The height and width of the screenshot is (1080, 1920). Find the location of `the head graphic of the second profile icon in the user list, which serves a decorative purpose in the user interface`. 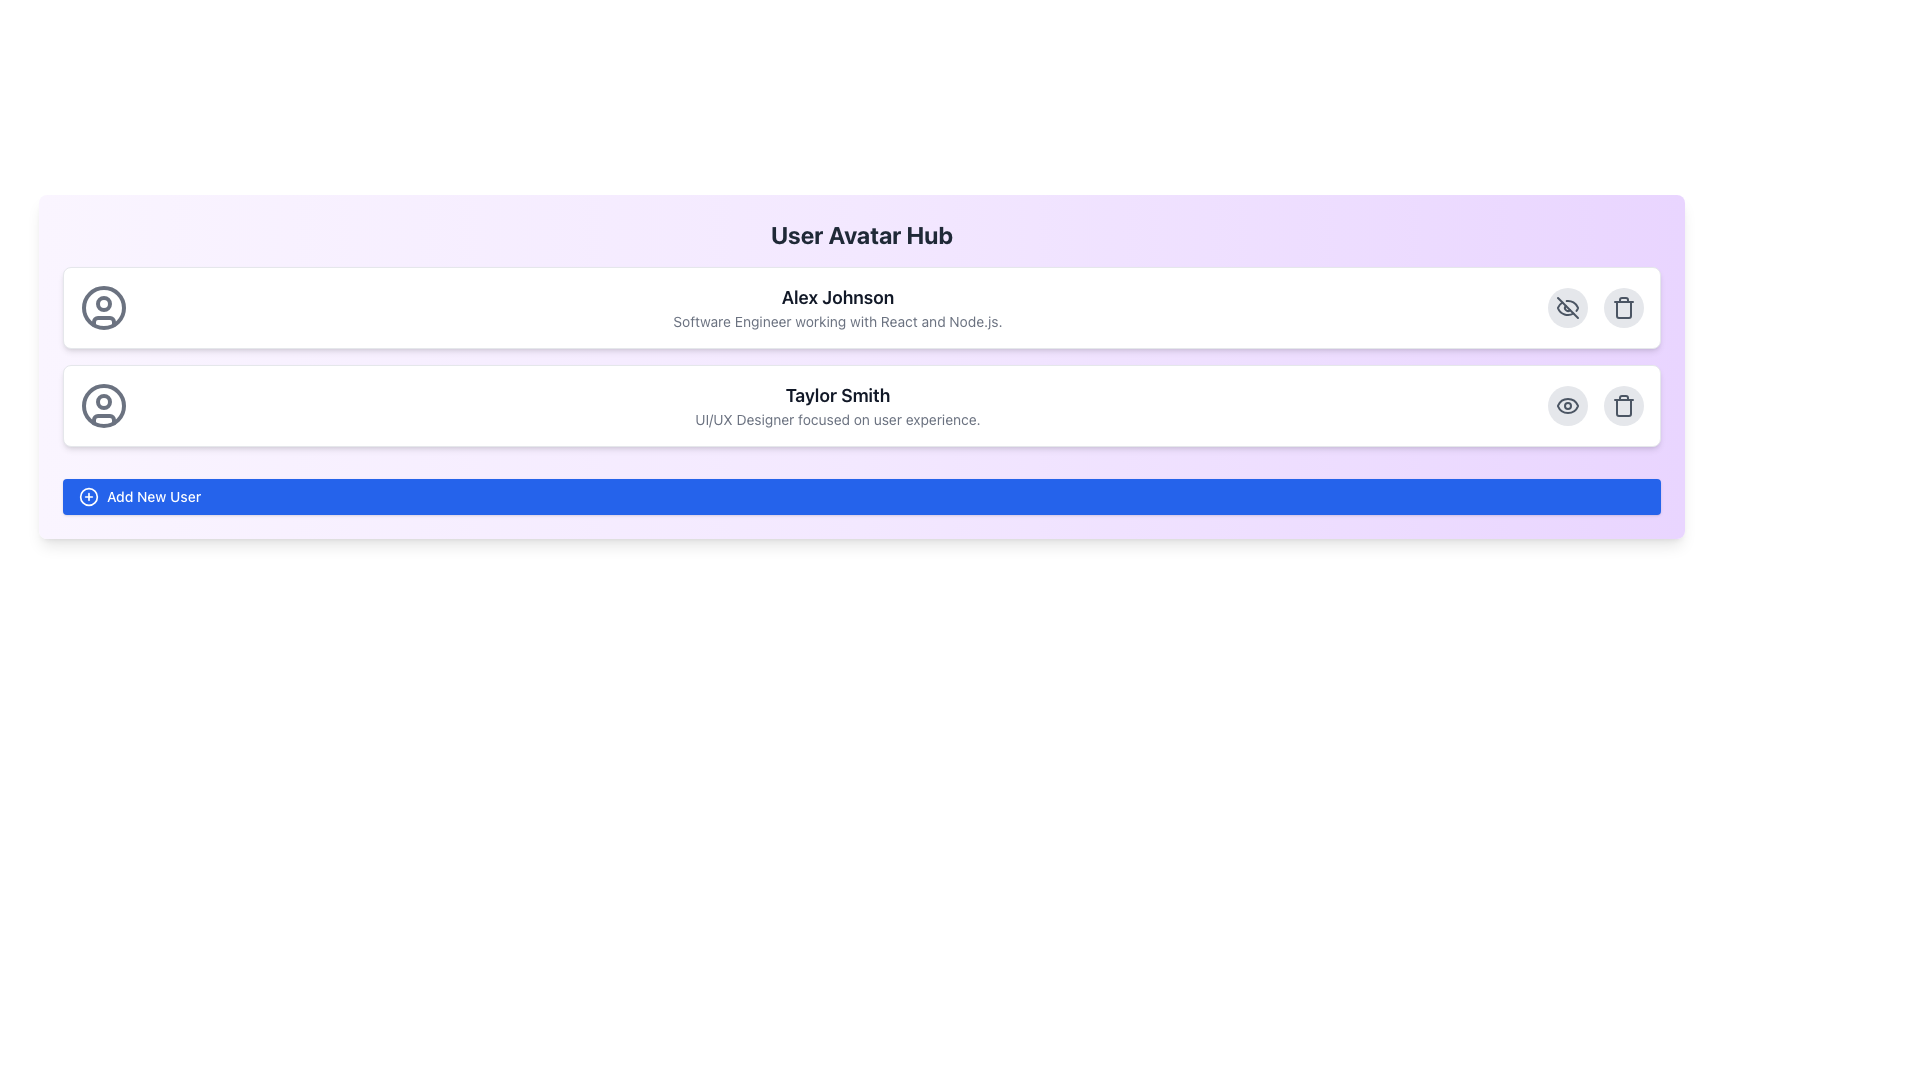

the head graphic of the second profile icon in the user list, which serves a decorative purpose in the user interface is located at coordinates (103, 401).